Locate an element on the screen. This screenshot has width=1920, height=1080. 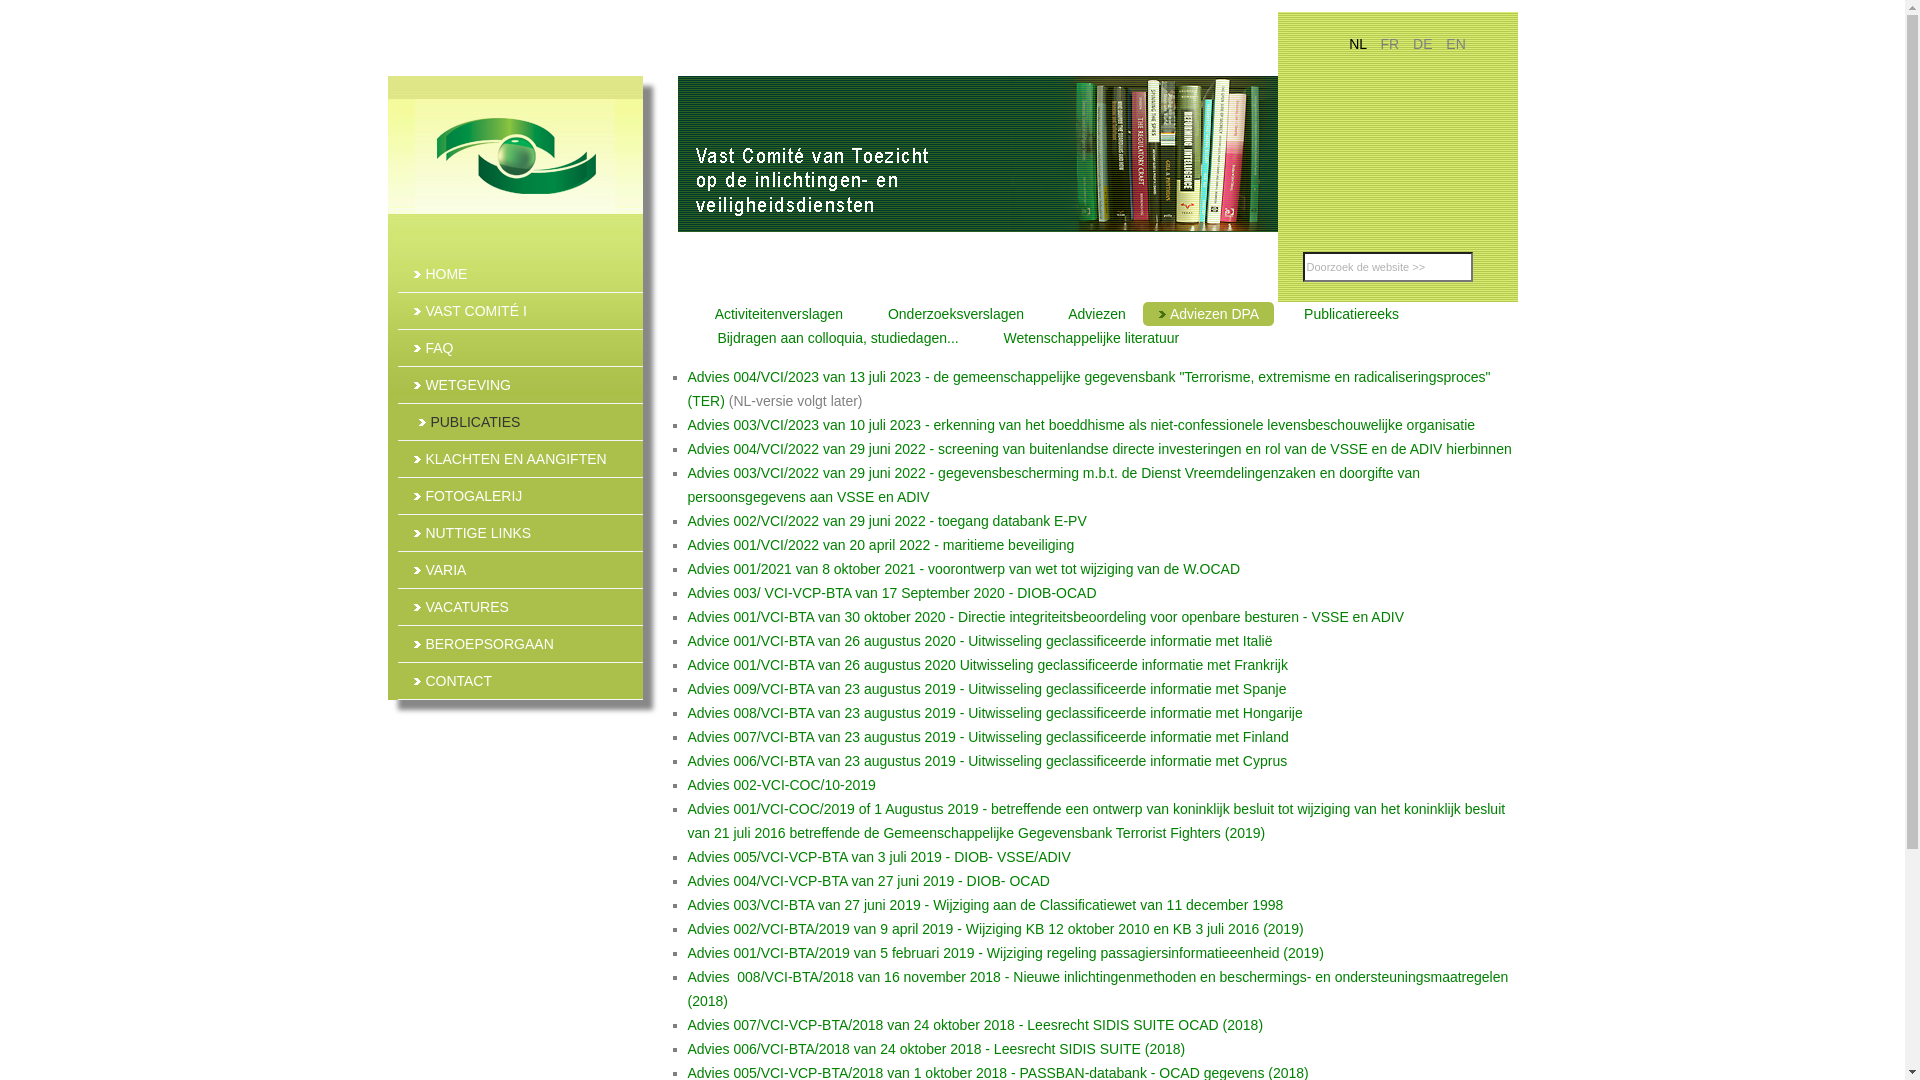
'PUBLICATIES' is located at coordinates (522, 420).